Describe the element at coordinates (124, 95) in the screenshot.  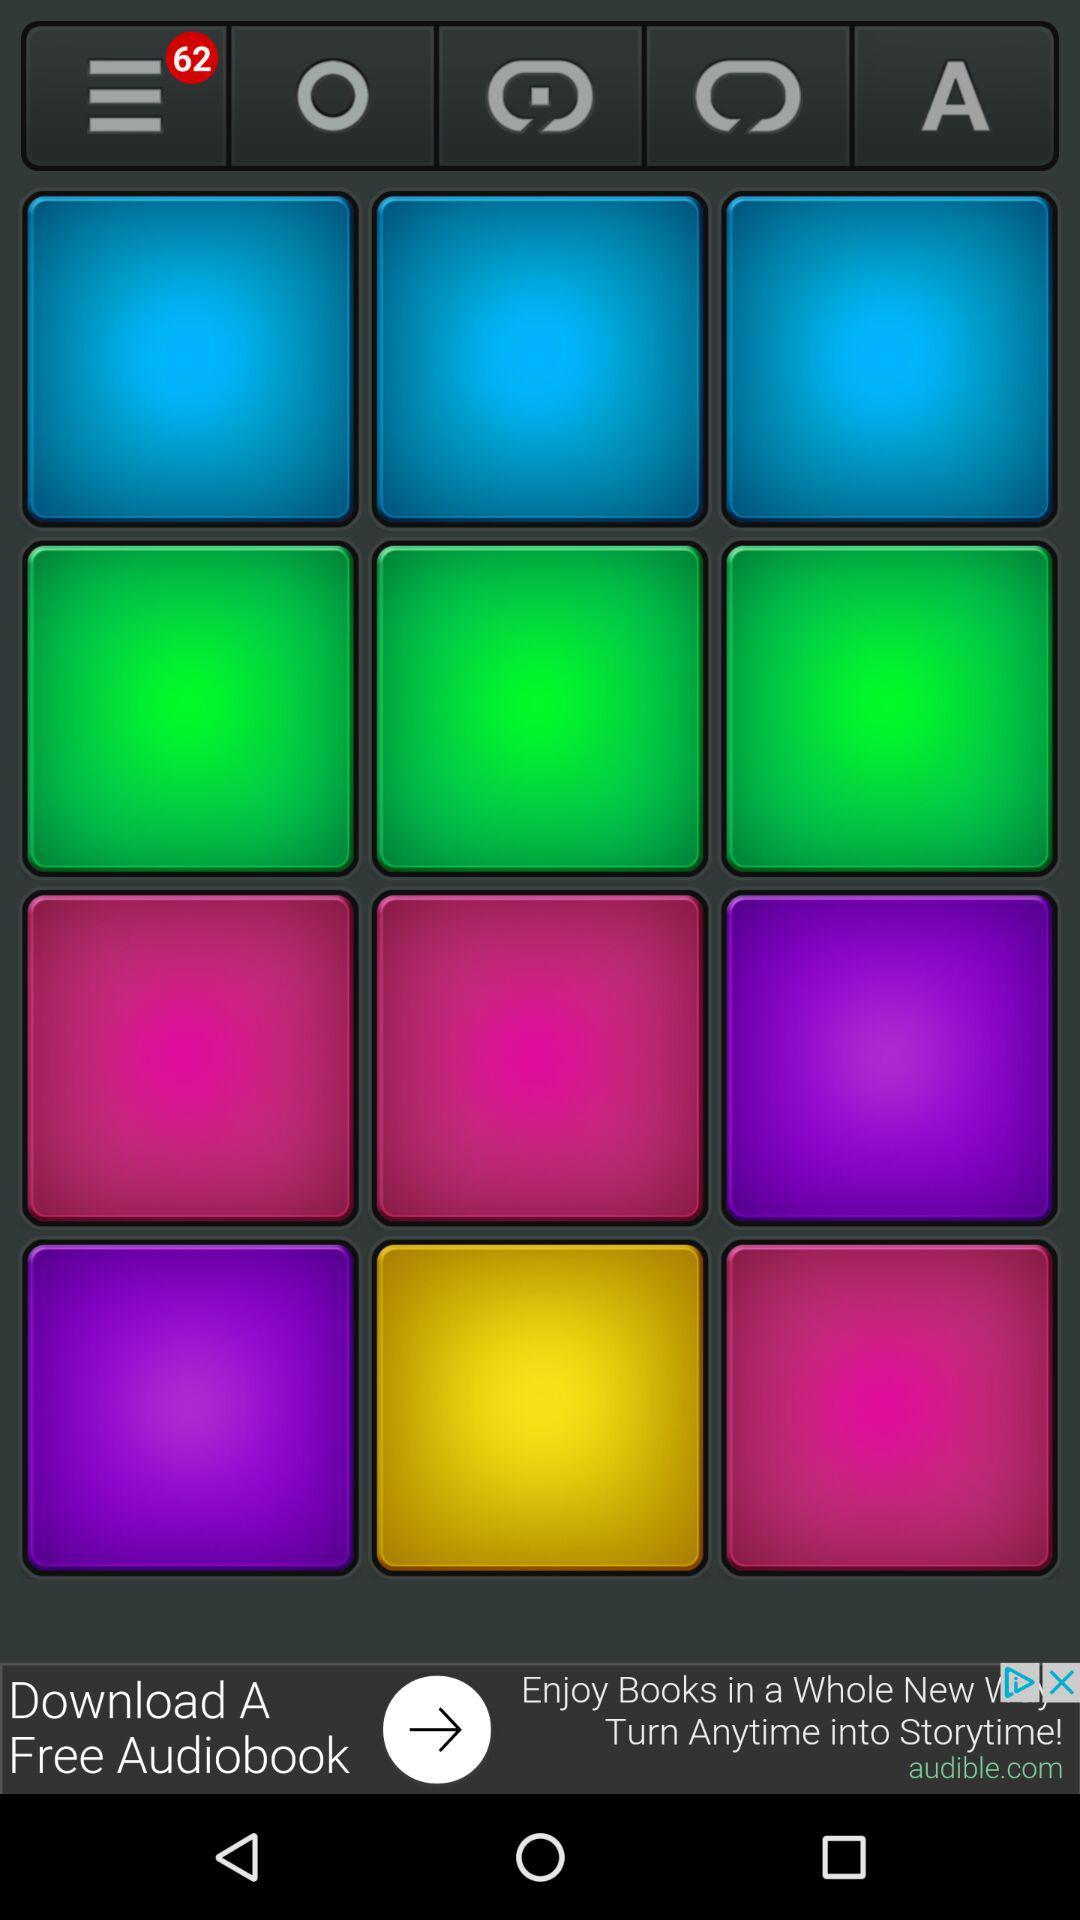
I see `click the info` at that location.